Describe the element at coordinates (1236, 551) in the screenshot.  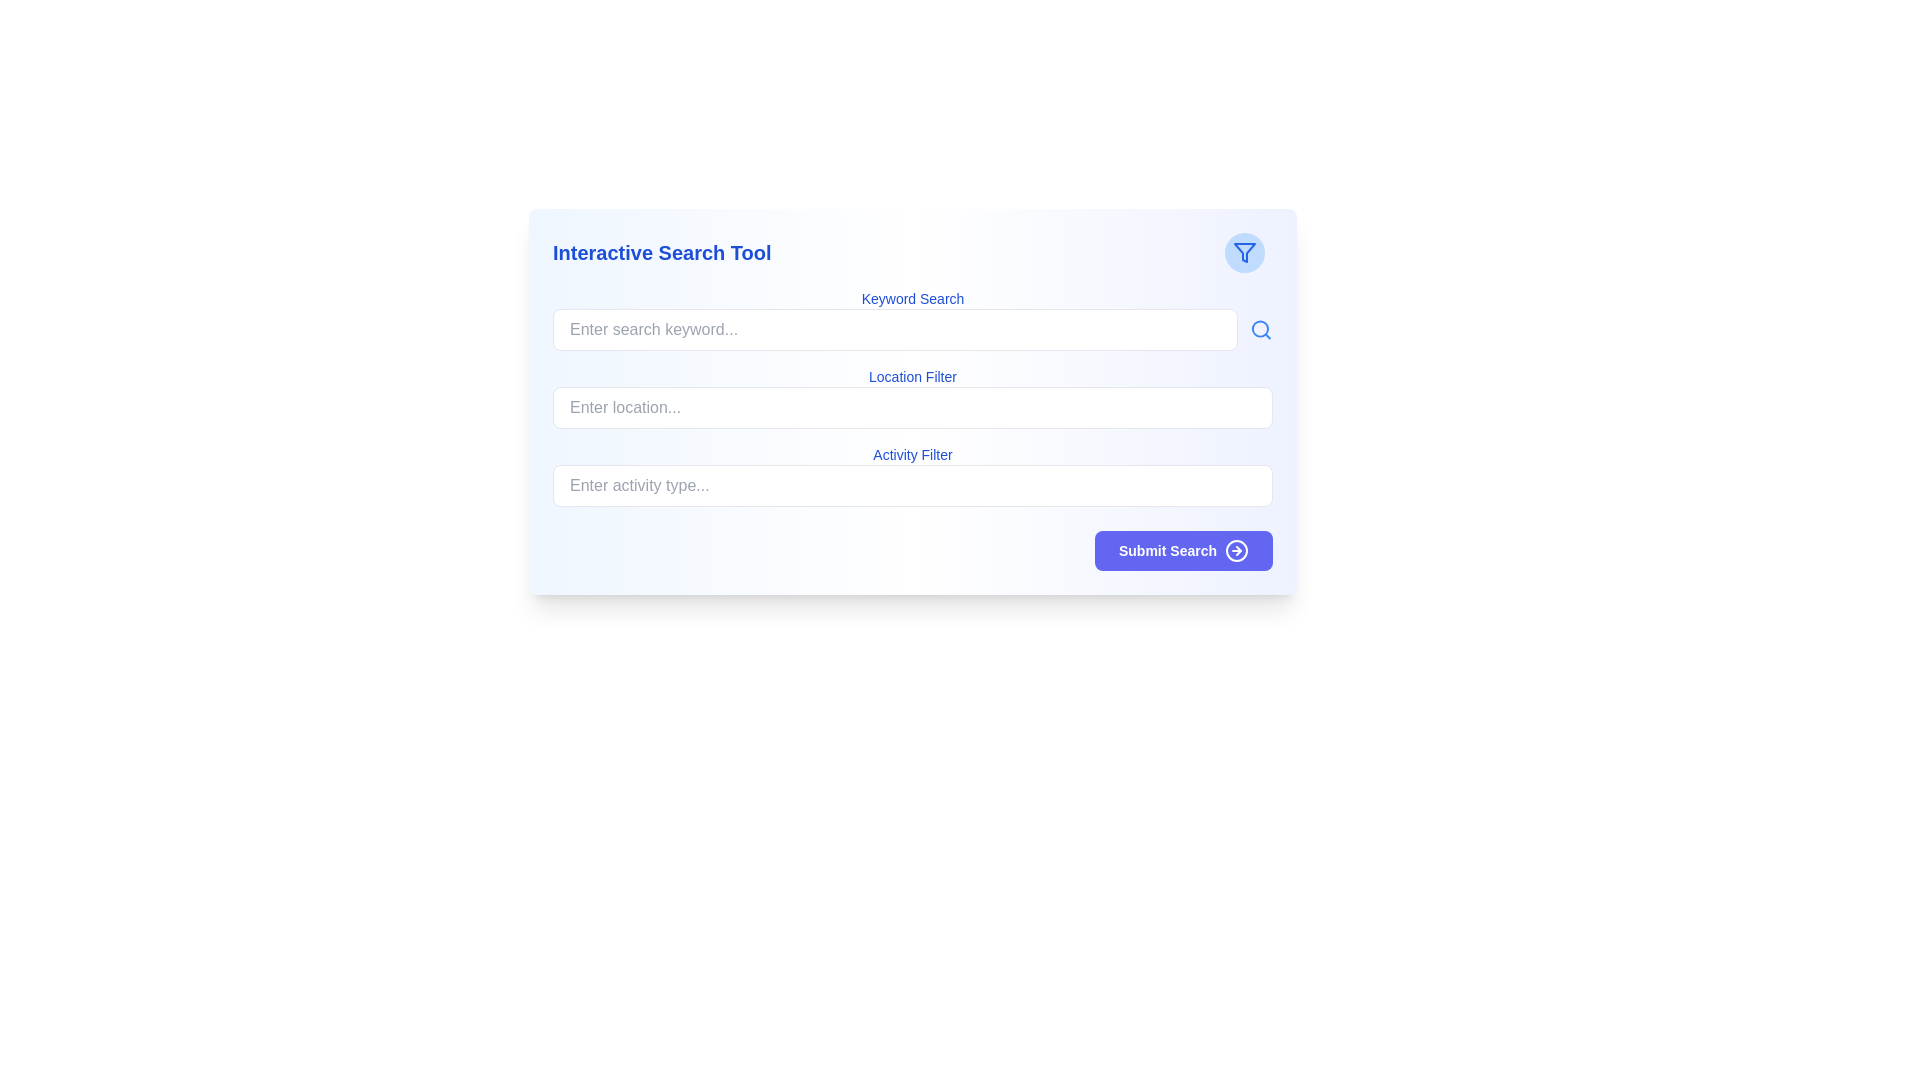
I see `the circular icon with a right-pointing arrow, which is located at the right edge of the 'Submit Search' button, following the label text 'Submit Search'` at that location.